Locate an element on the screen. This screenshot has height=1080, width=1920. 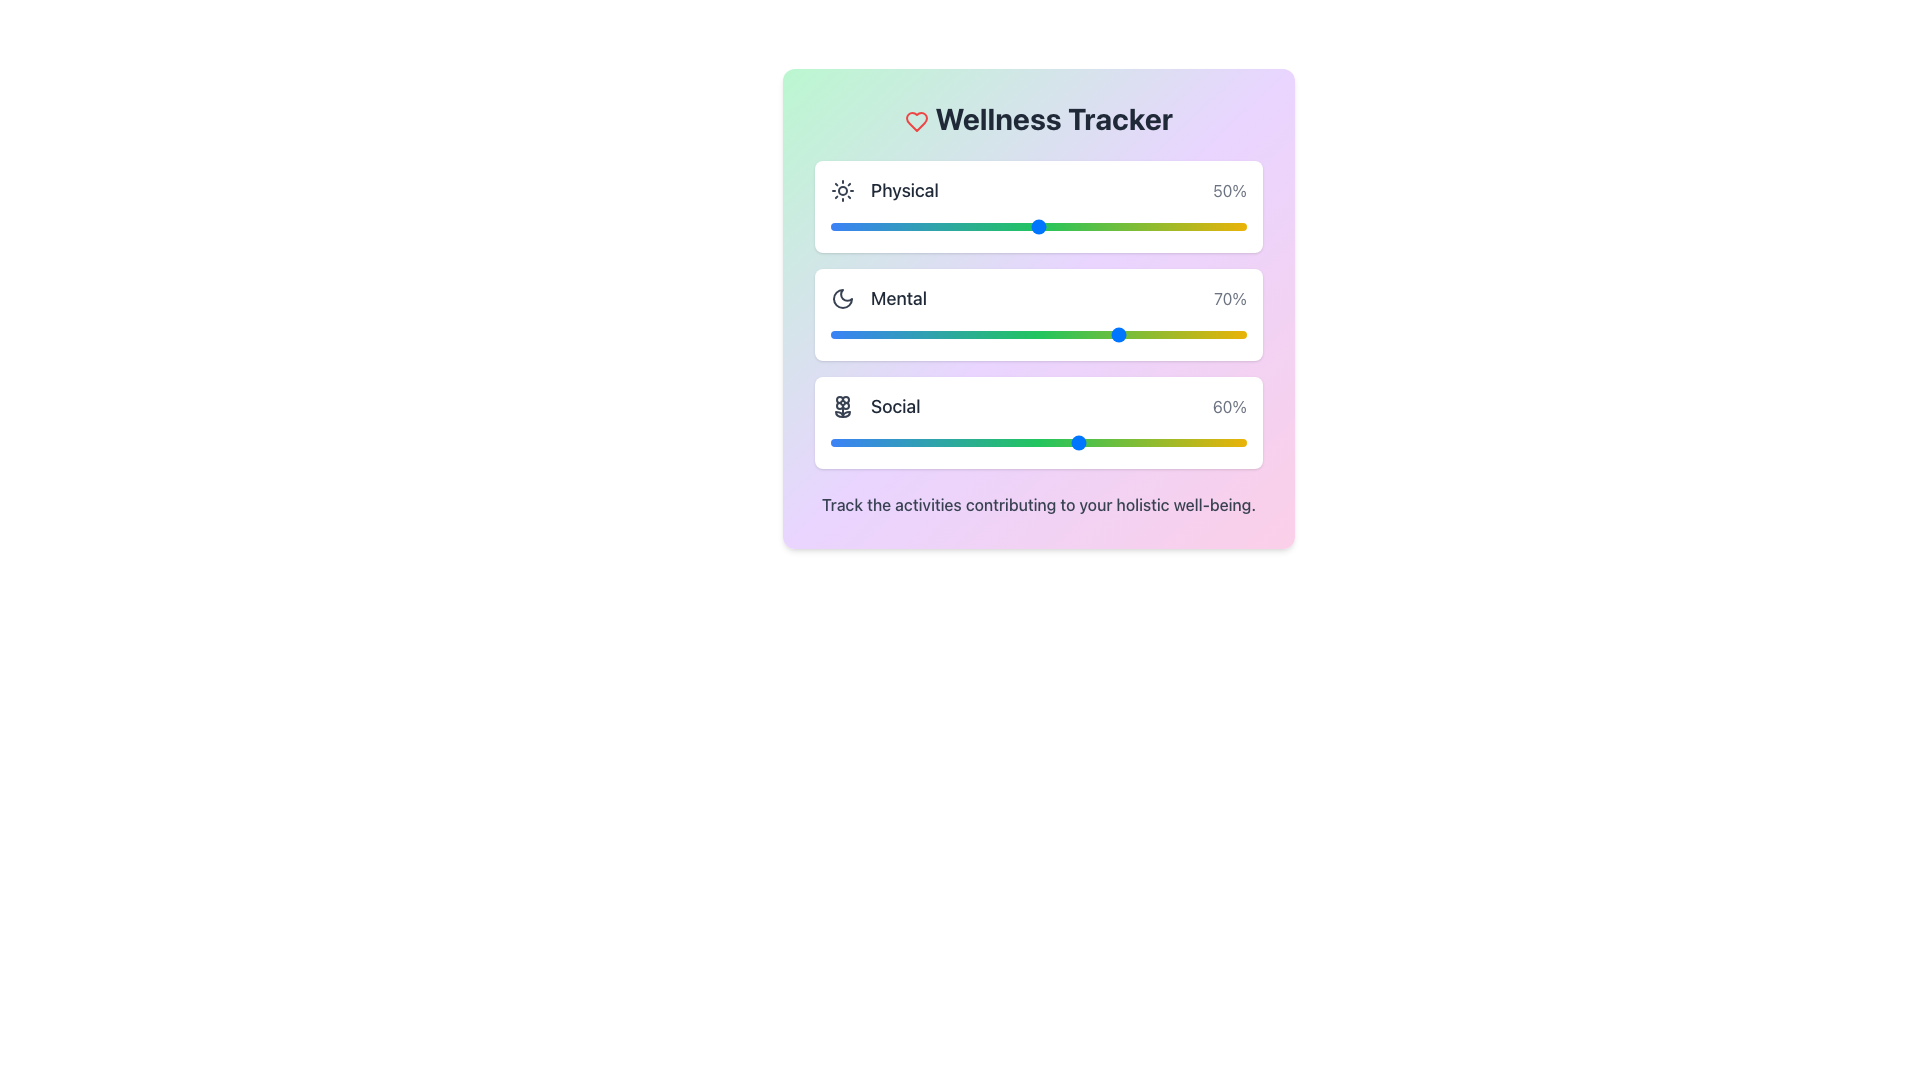
the 'Physical' text label that indicates the first progress bar in the wellness tracker, which is located under the 'Wellness Tracker' heading and adjacent to a sun-like symbol and the text '50%' is located at coordinates (903, 191).